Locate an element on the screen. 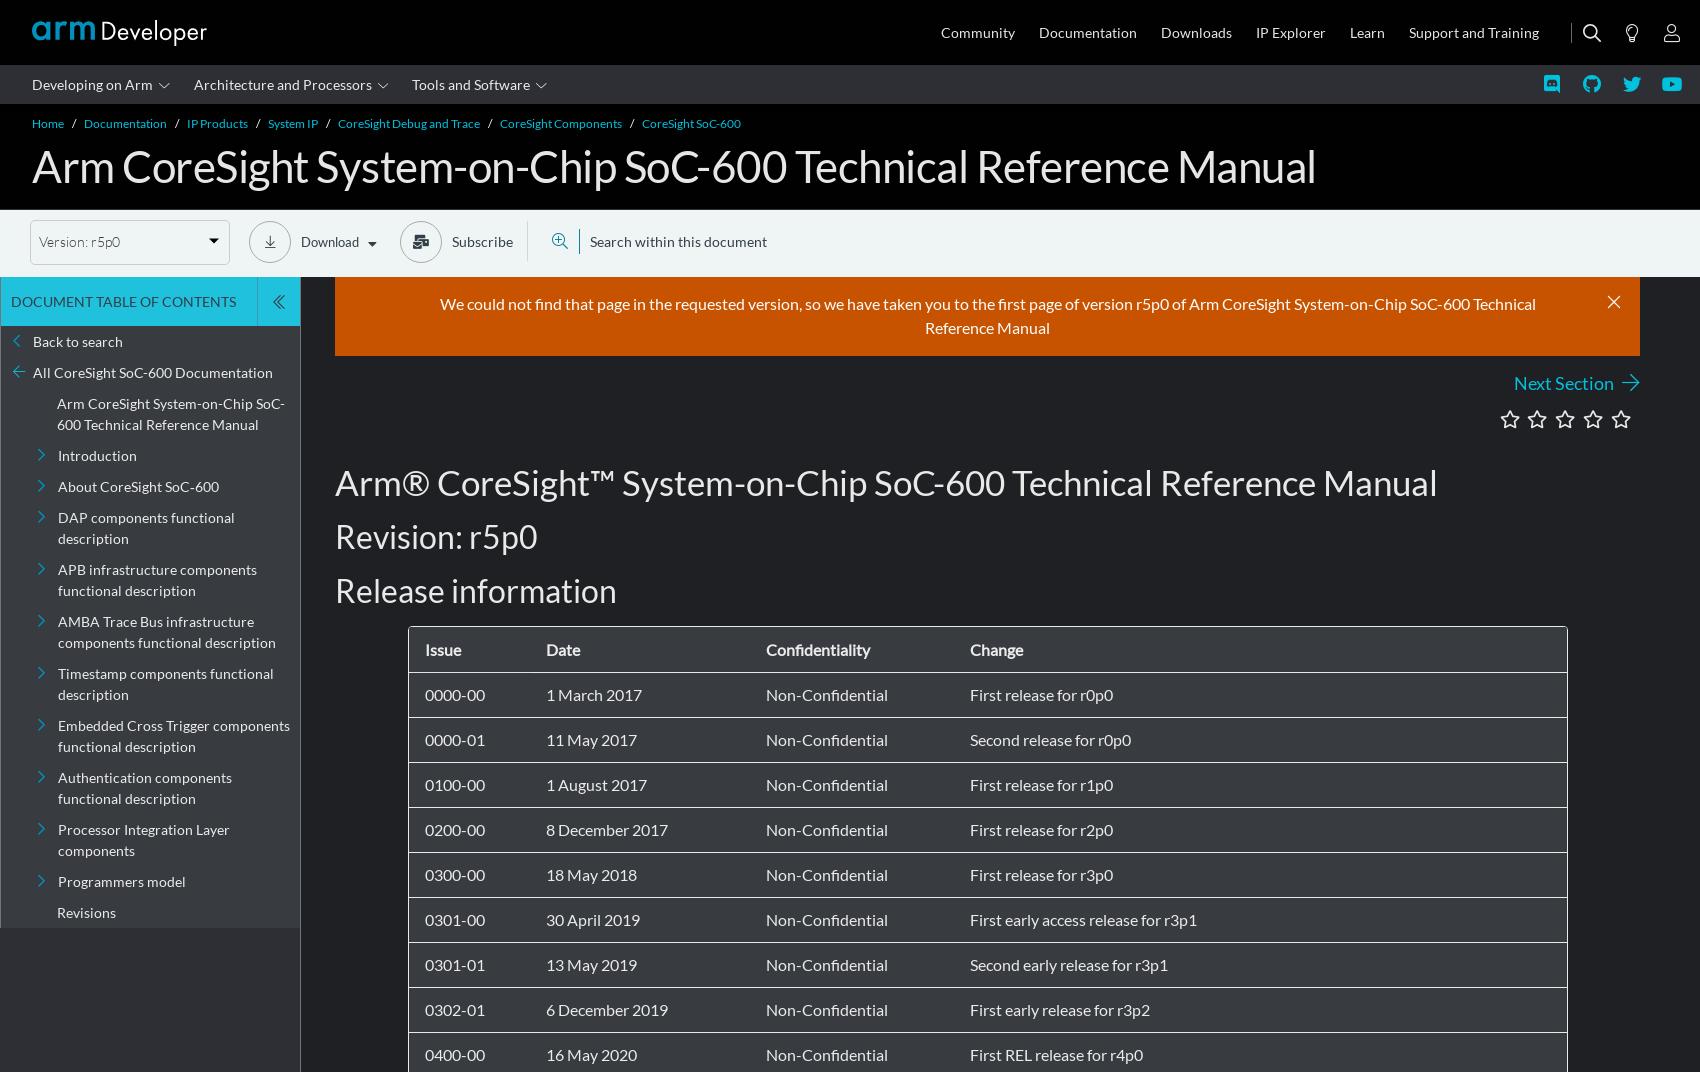 The width and height of the screenshot is (1700, 1072). 'First early access release for r3p1' is located at coordinates (1082, 919).